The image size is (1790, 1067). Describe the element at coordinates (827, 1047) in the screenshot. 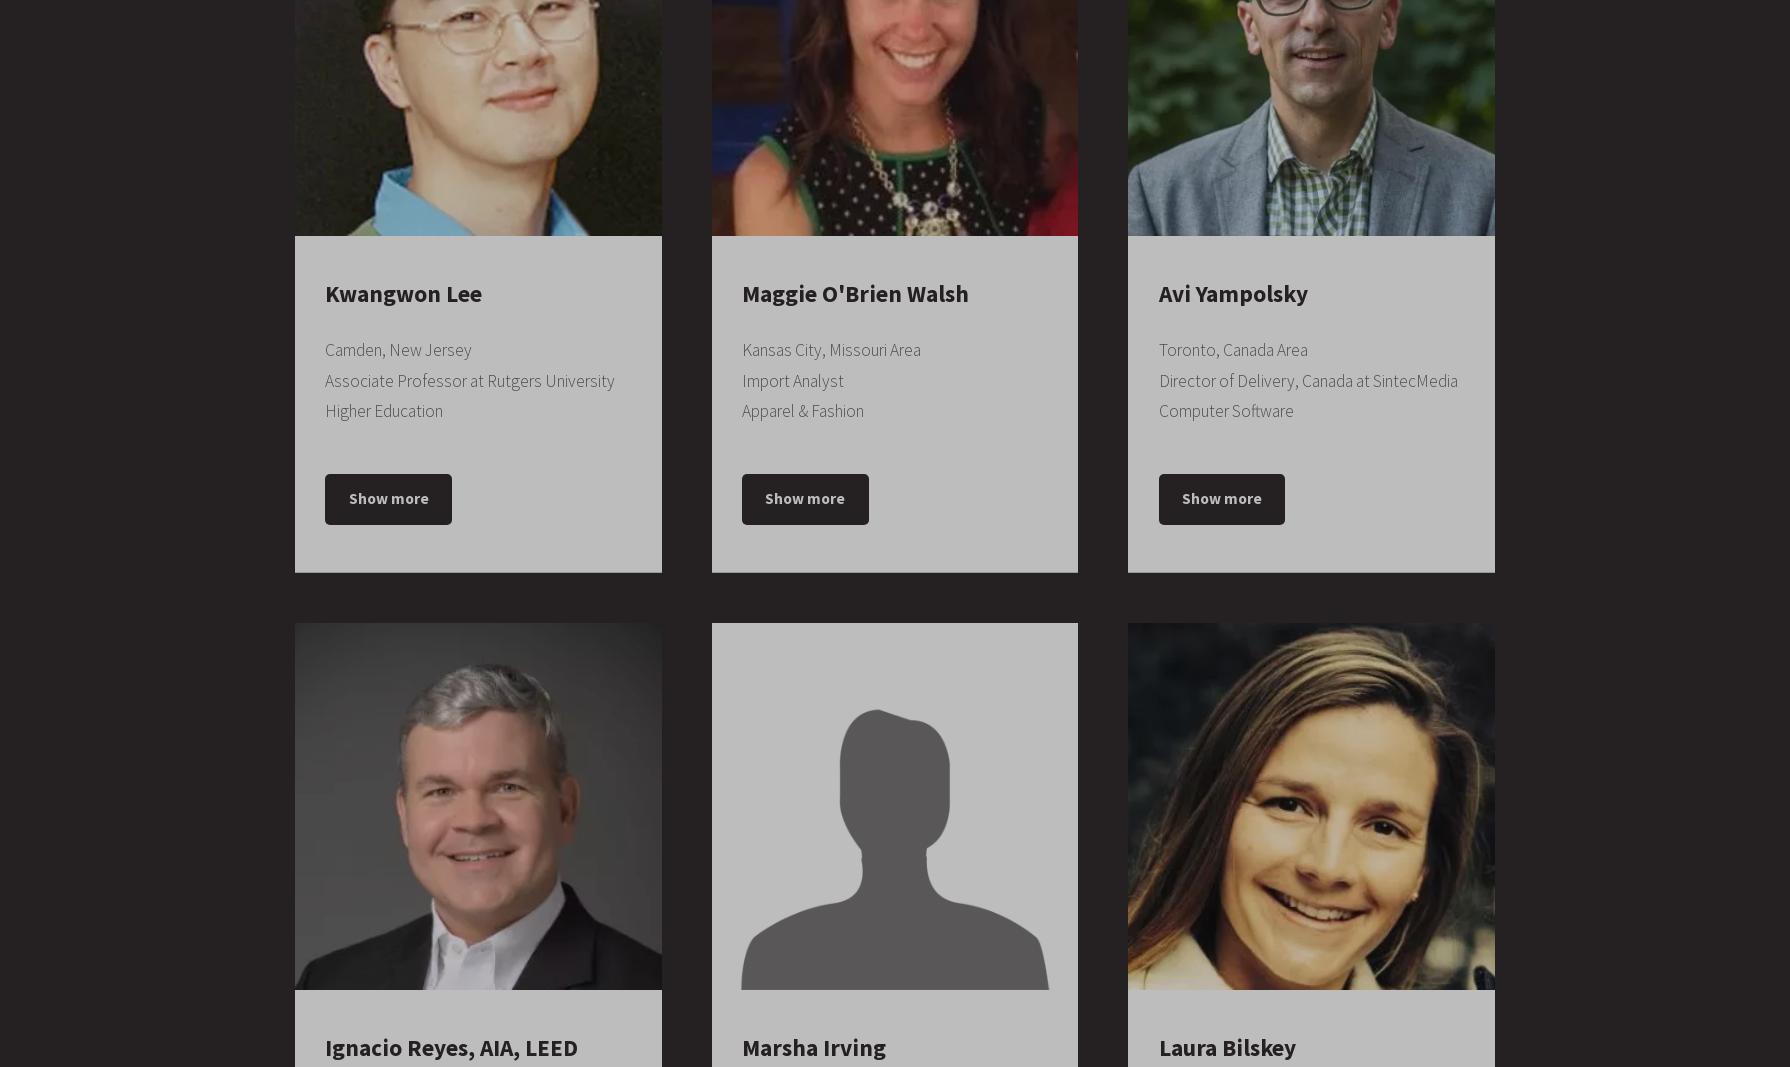

I see `'May 2014 – September 2014'` at that location.